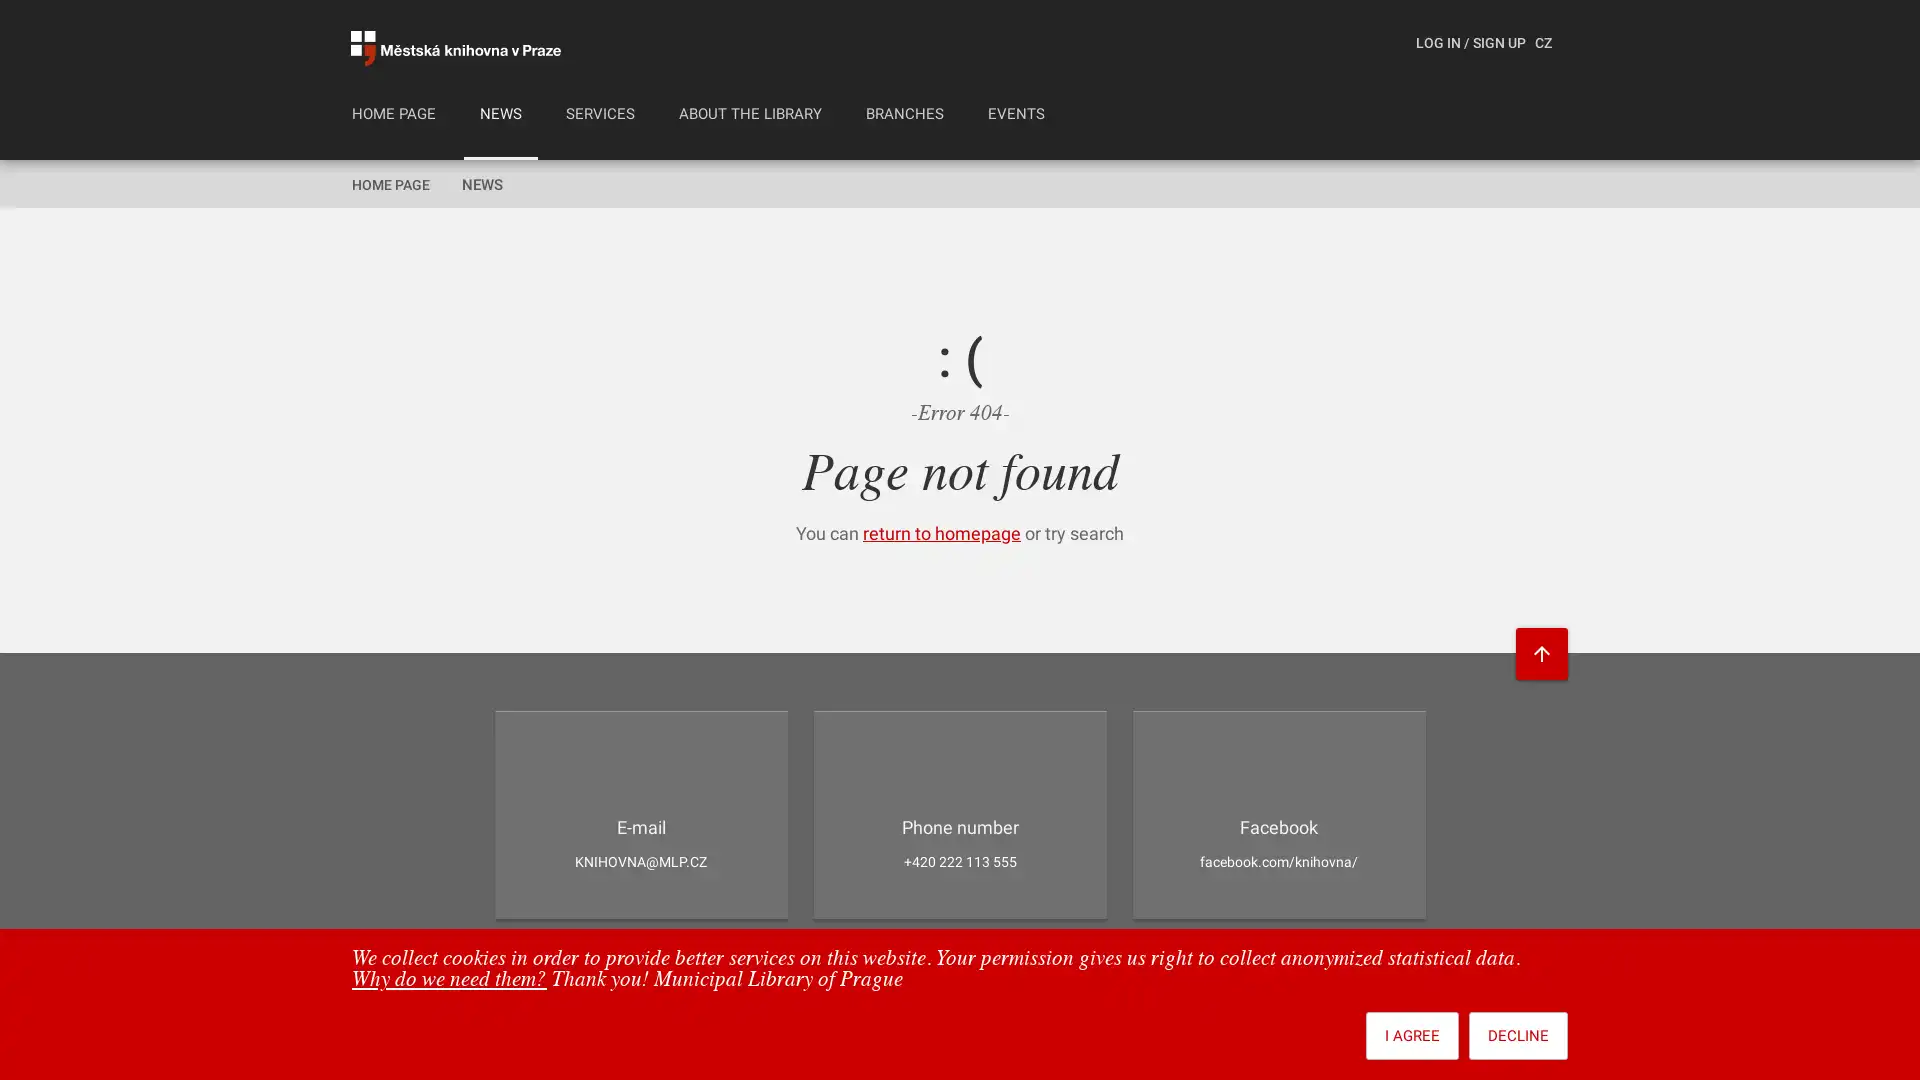  Describe the element at coordinates (1518, 1035) in the screenshot. I see `DECLINE` at that location.